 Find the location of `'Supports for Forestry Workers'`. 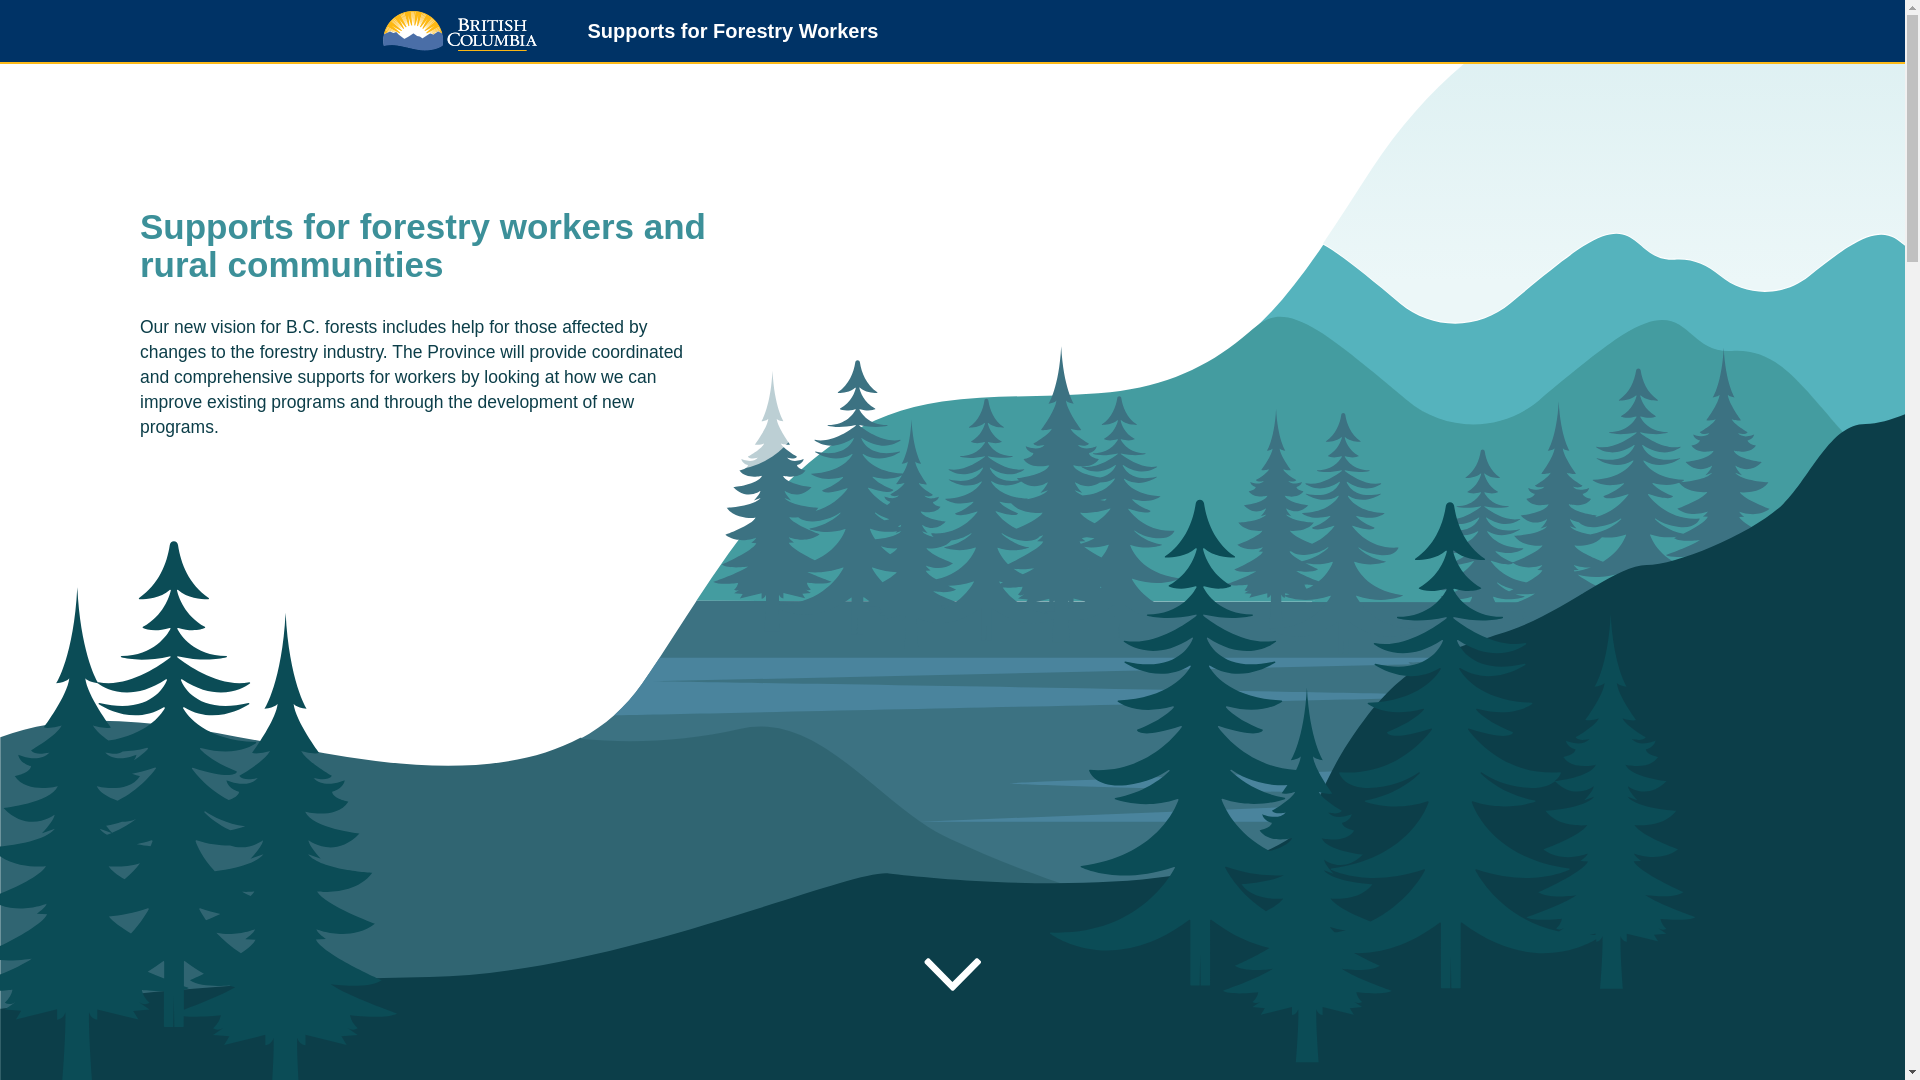

'Supports for Forestry Workers' is located at coordinates (723, 33).